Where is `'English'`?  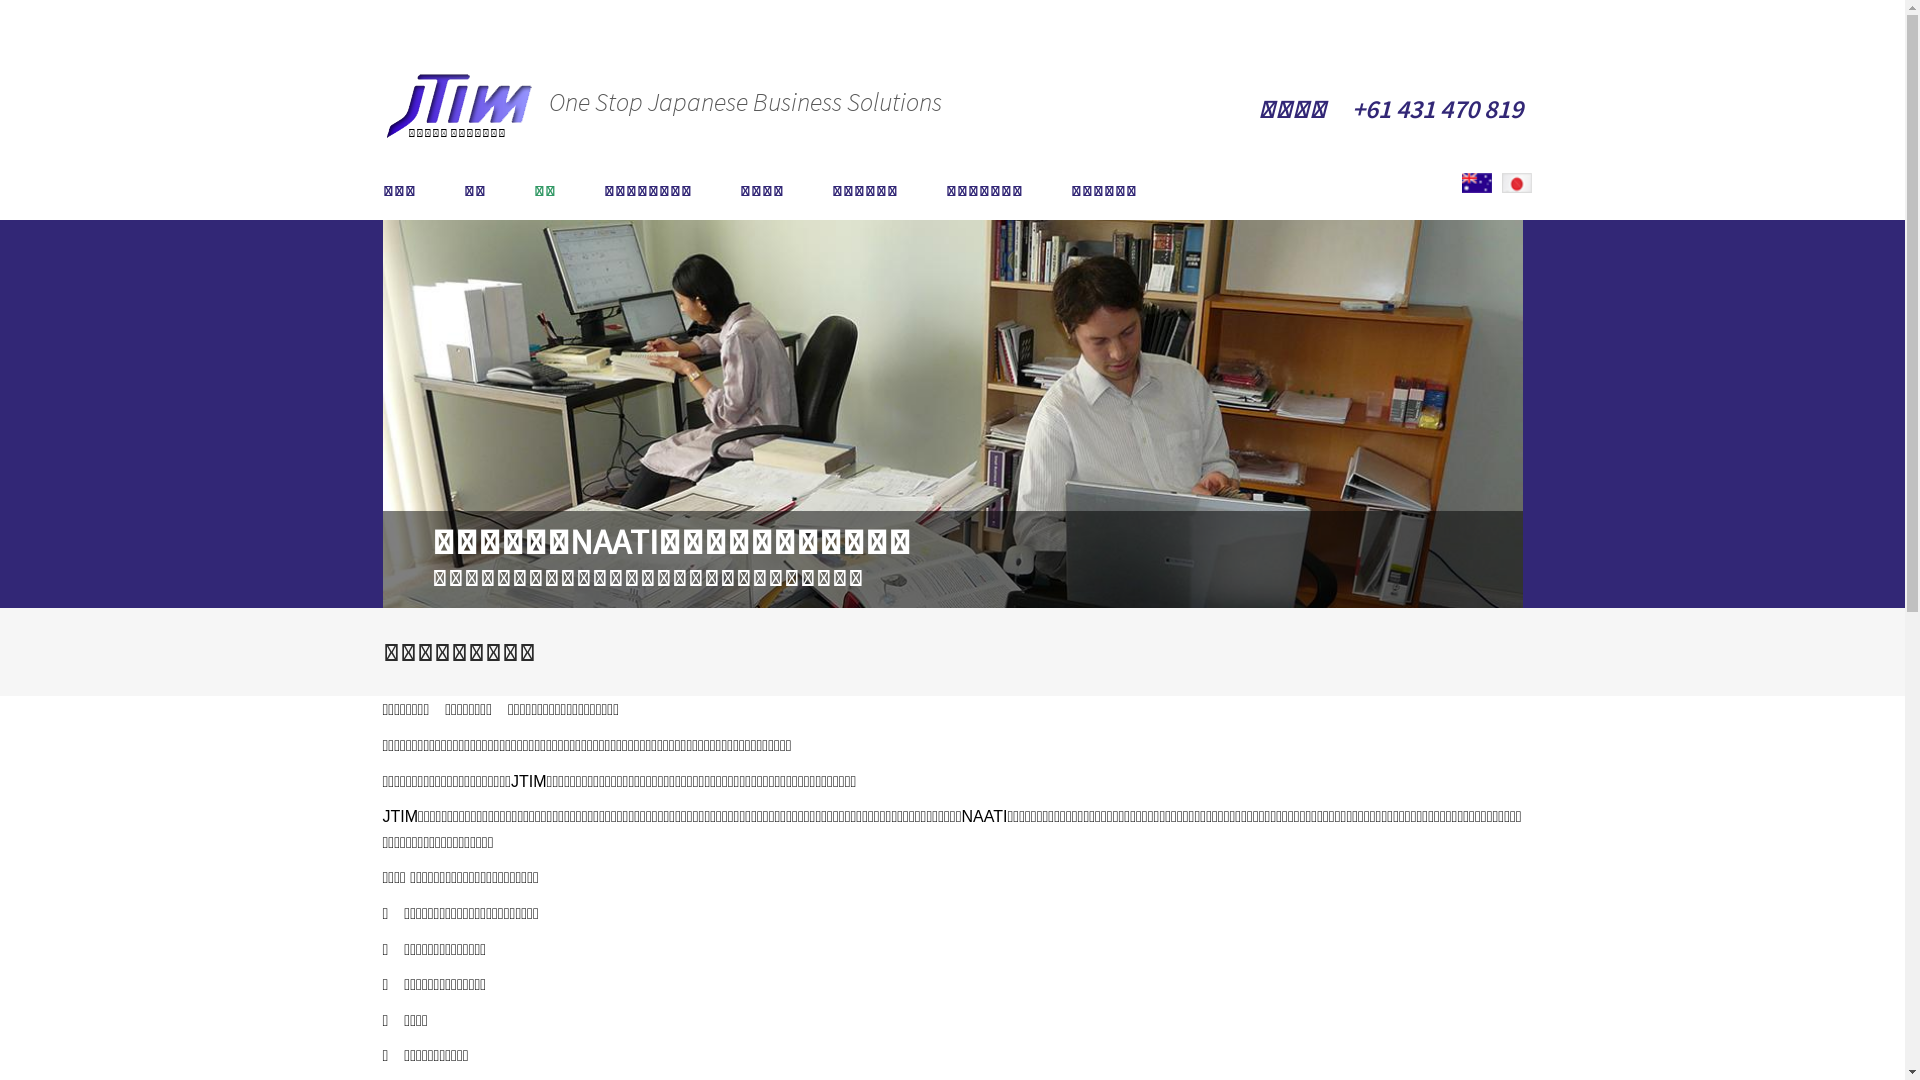 'English' is located at coordinates (1477, 182).